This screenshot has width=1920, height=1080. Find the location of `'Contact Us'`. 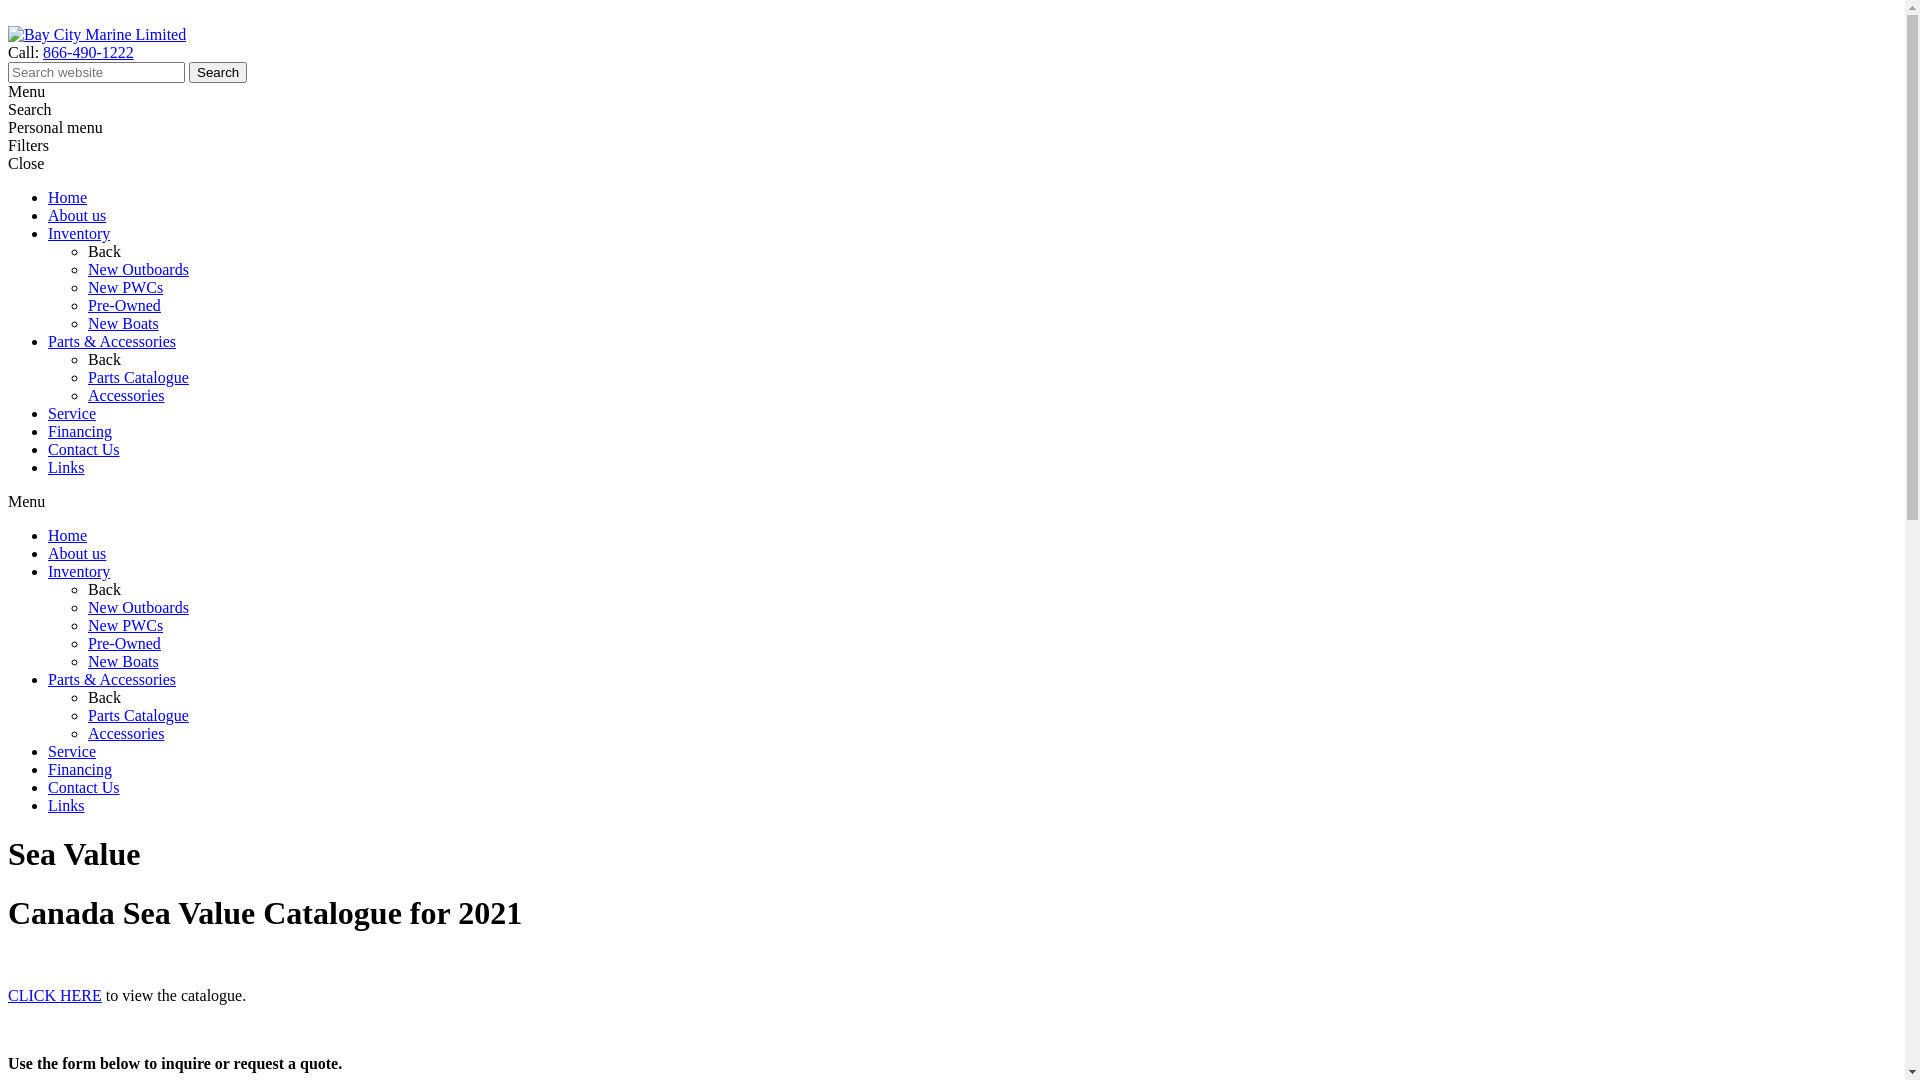

'Contact Us' is located at coordinates (82, 448).